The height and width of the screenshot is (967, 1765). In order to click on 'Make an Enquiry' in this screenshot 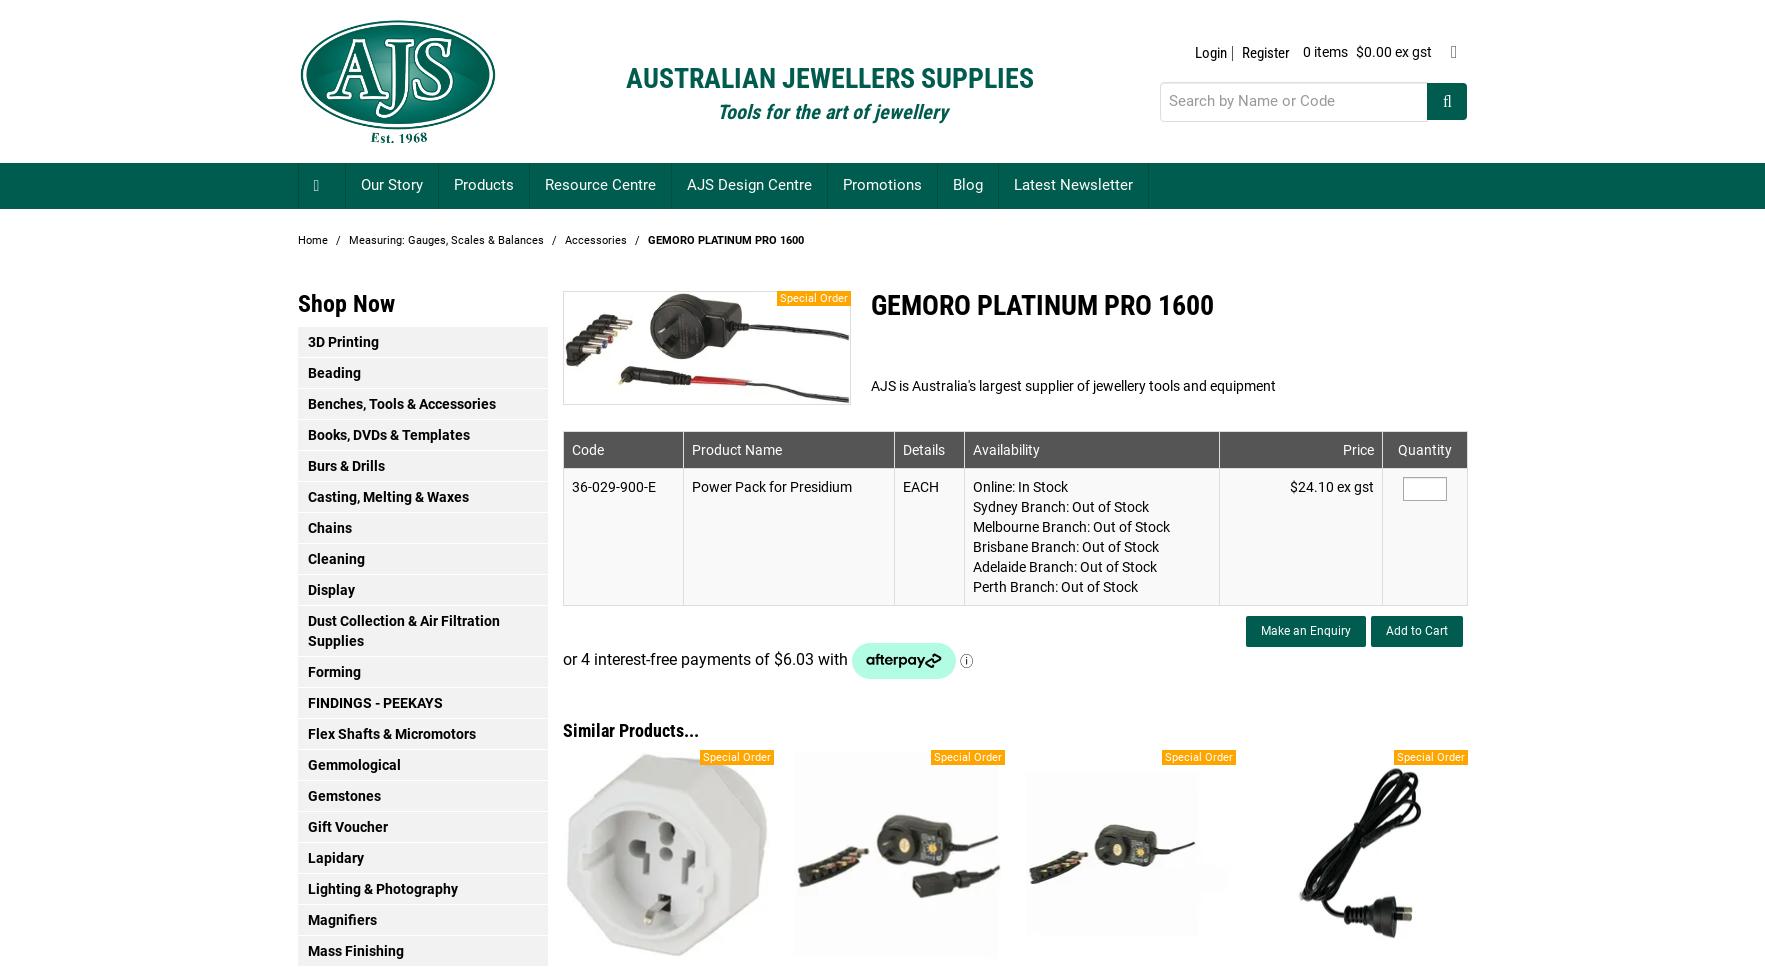, I will do `click(1260, 630)`.